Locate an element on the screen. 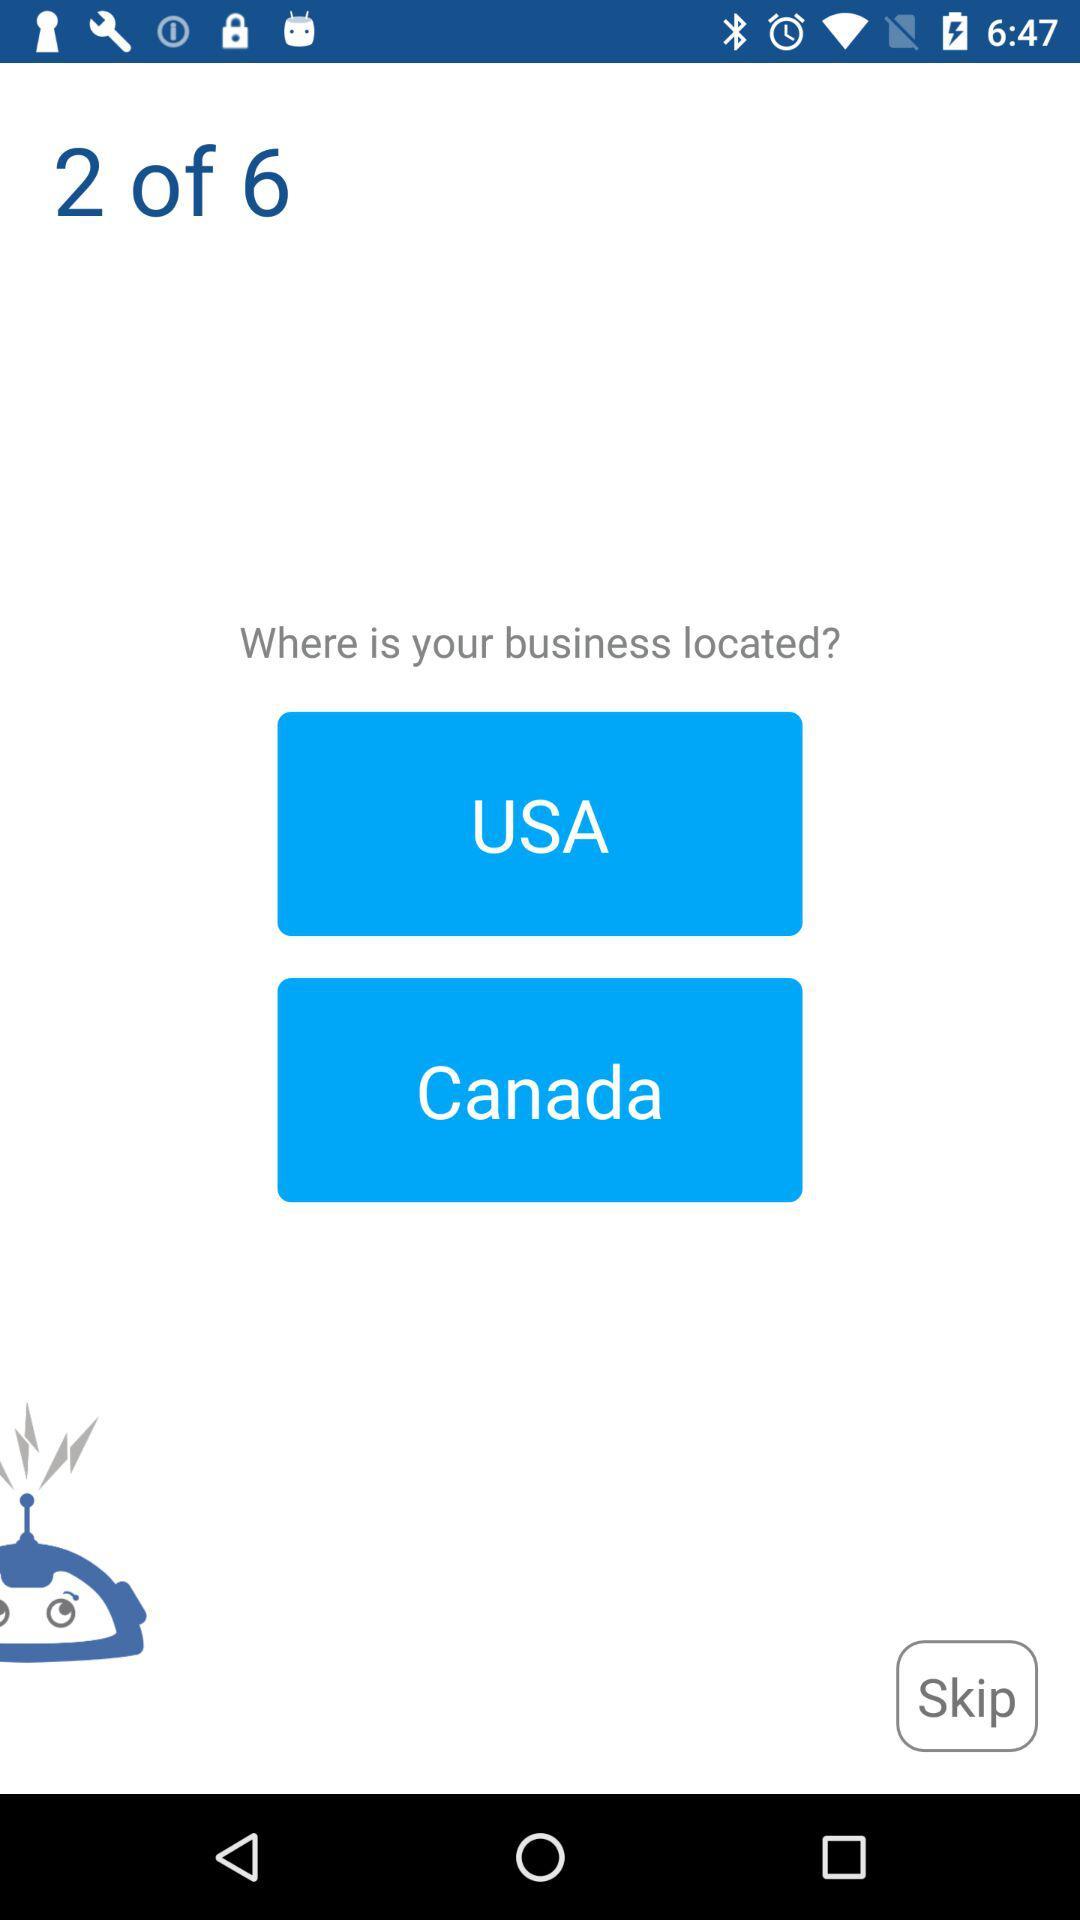 The width and height of the screenshot is (1080, 1920). the item below where is your app is located at coordinates (540, 823).